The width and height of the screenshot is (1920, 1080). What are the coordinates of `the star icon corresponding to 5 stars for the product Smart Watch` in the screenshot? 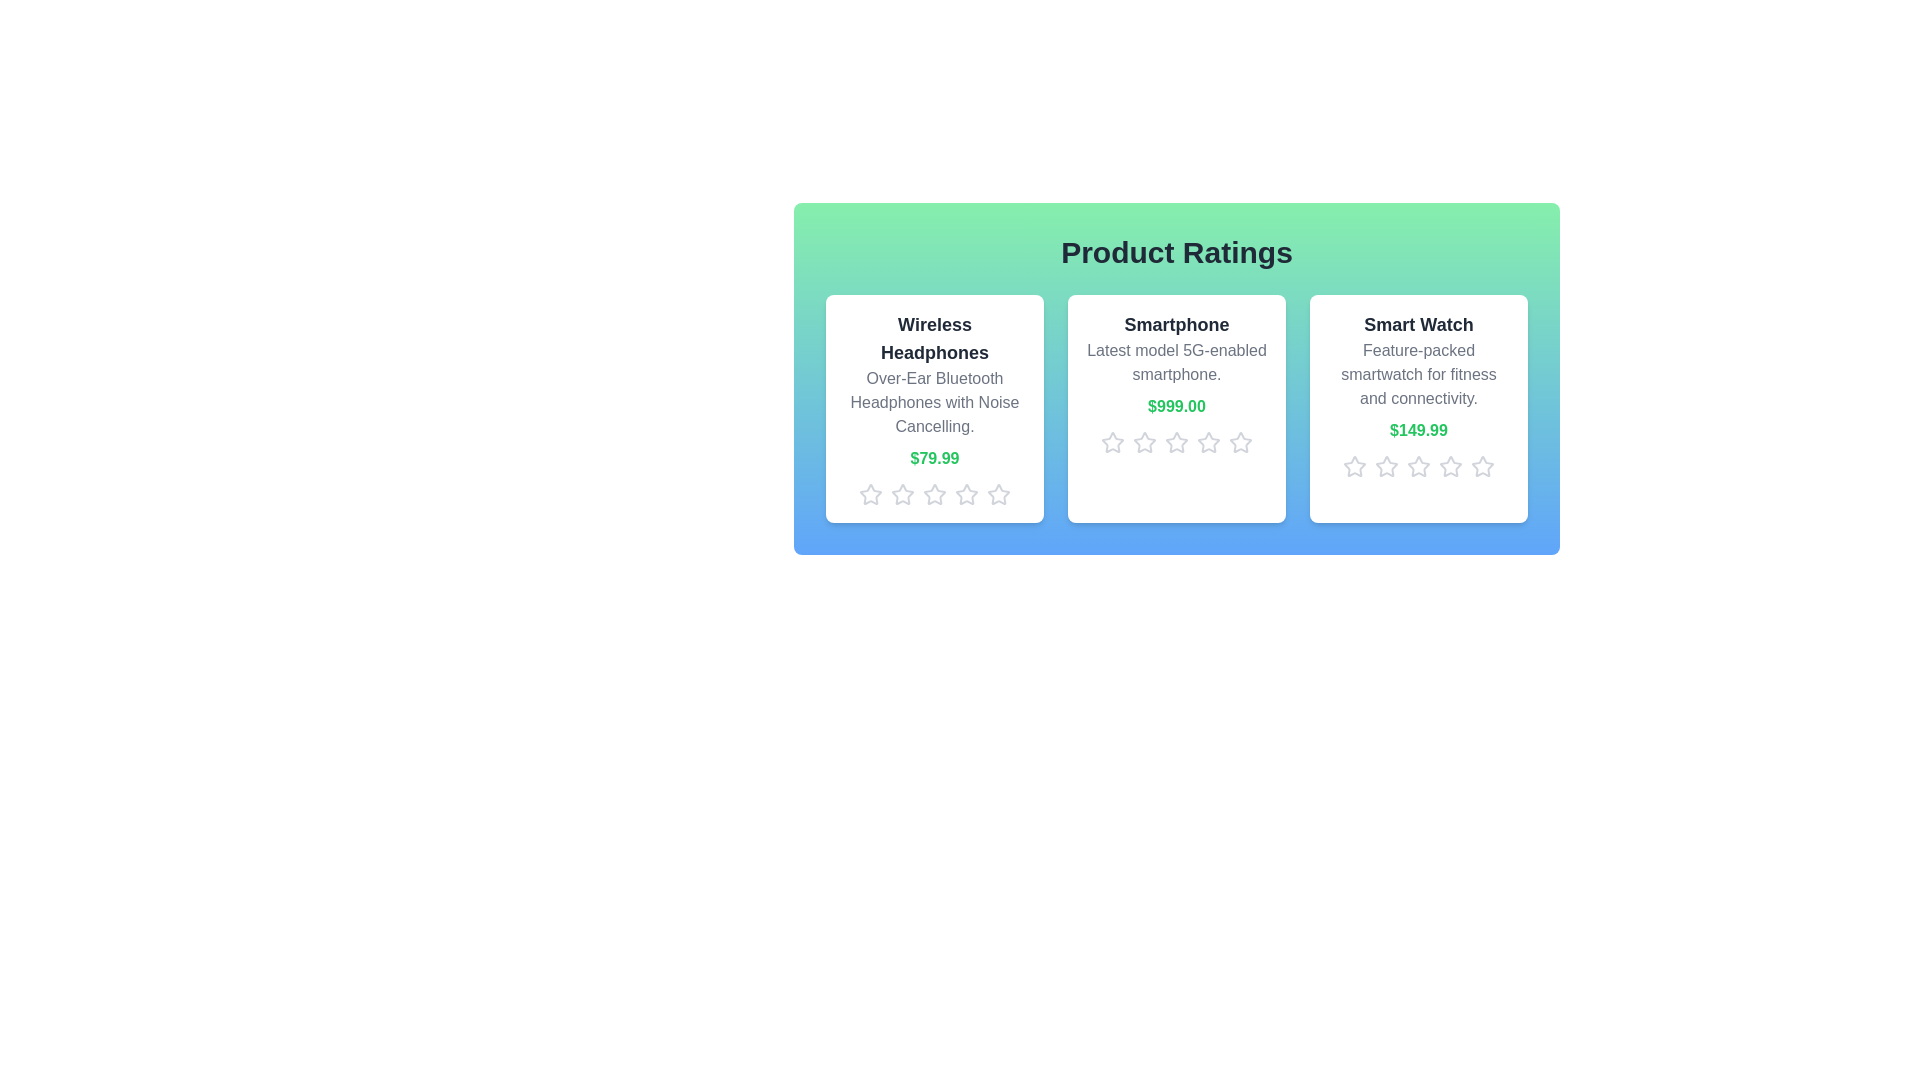 It's located at (1483, 466).